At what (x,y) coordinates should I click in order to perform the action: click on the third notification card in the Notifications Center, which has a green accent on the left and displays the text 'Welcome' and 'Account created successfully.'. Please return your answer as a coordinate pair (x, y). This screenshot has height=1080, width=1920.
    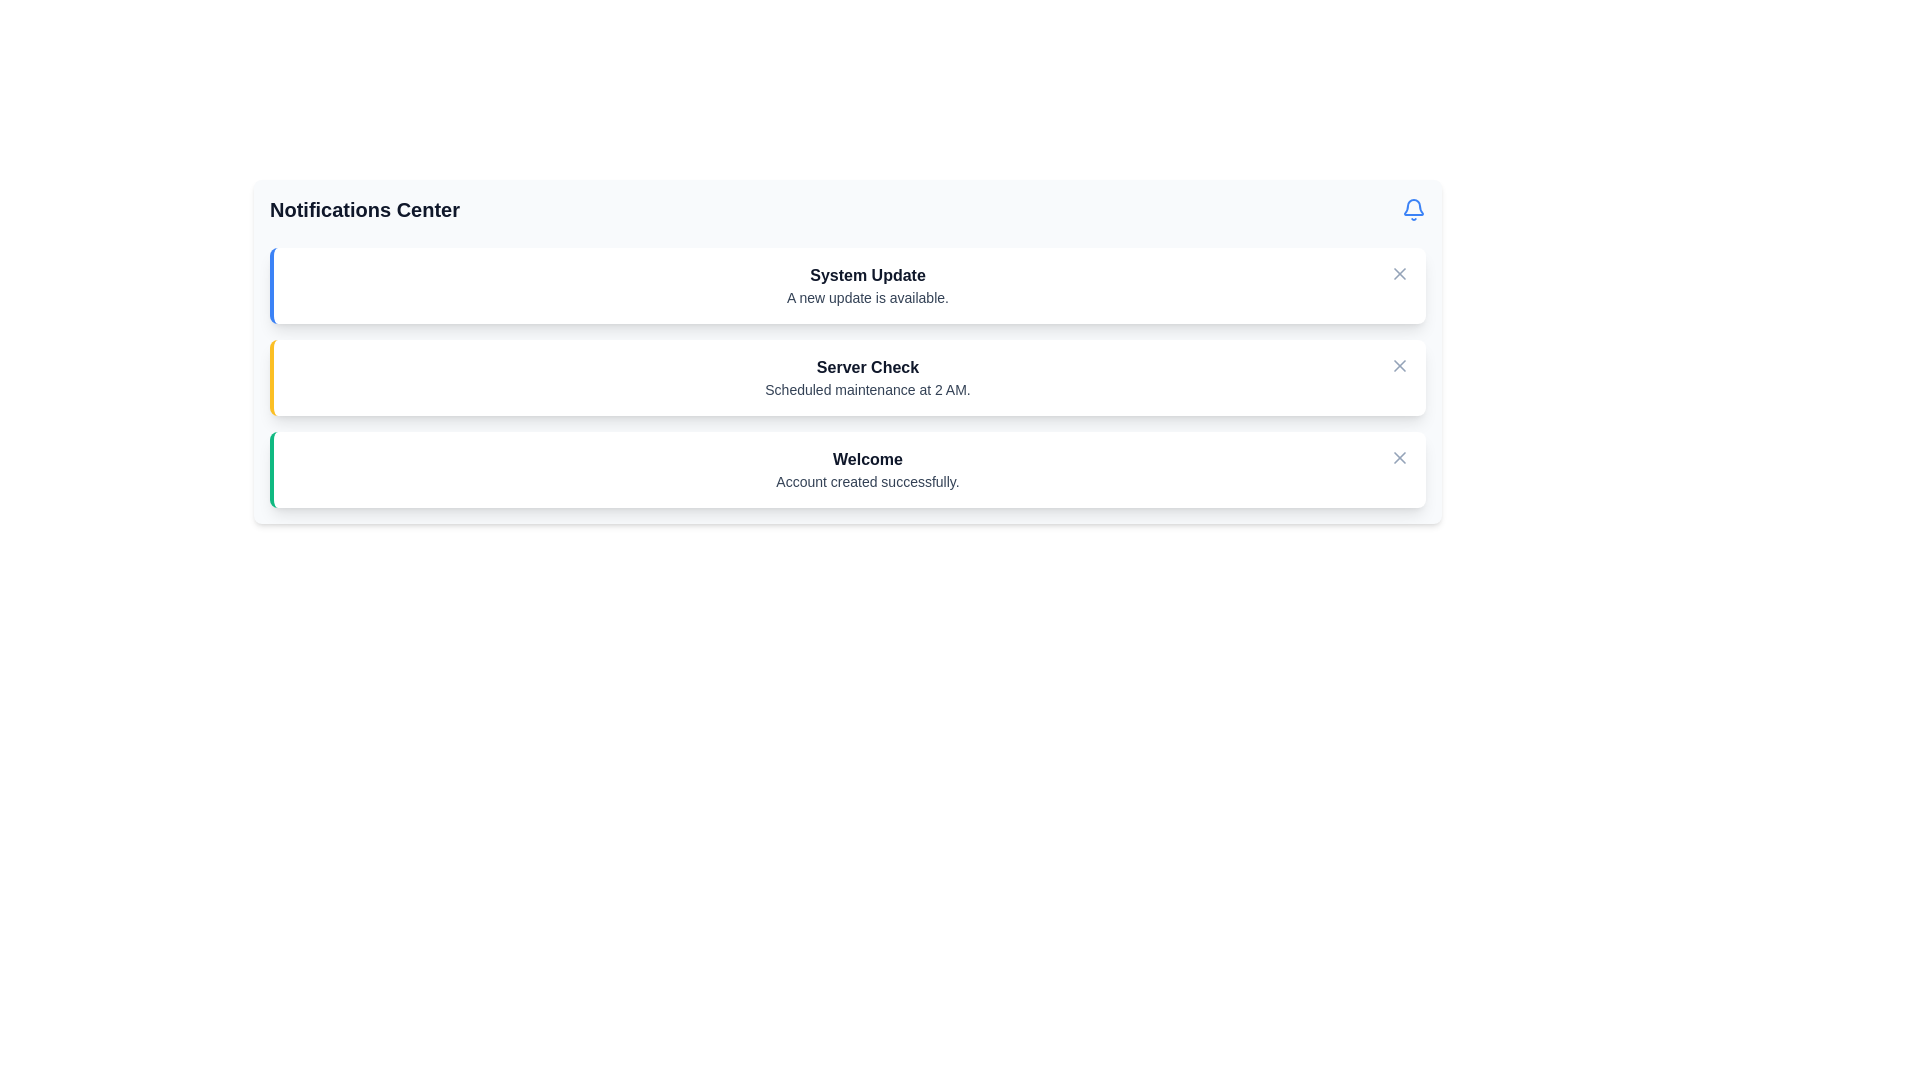
    Looking at the image, I should click on (848, 470).